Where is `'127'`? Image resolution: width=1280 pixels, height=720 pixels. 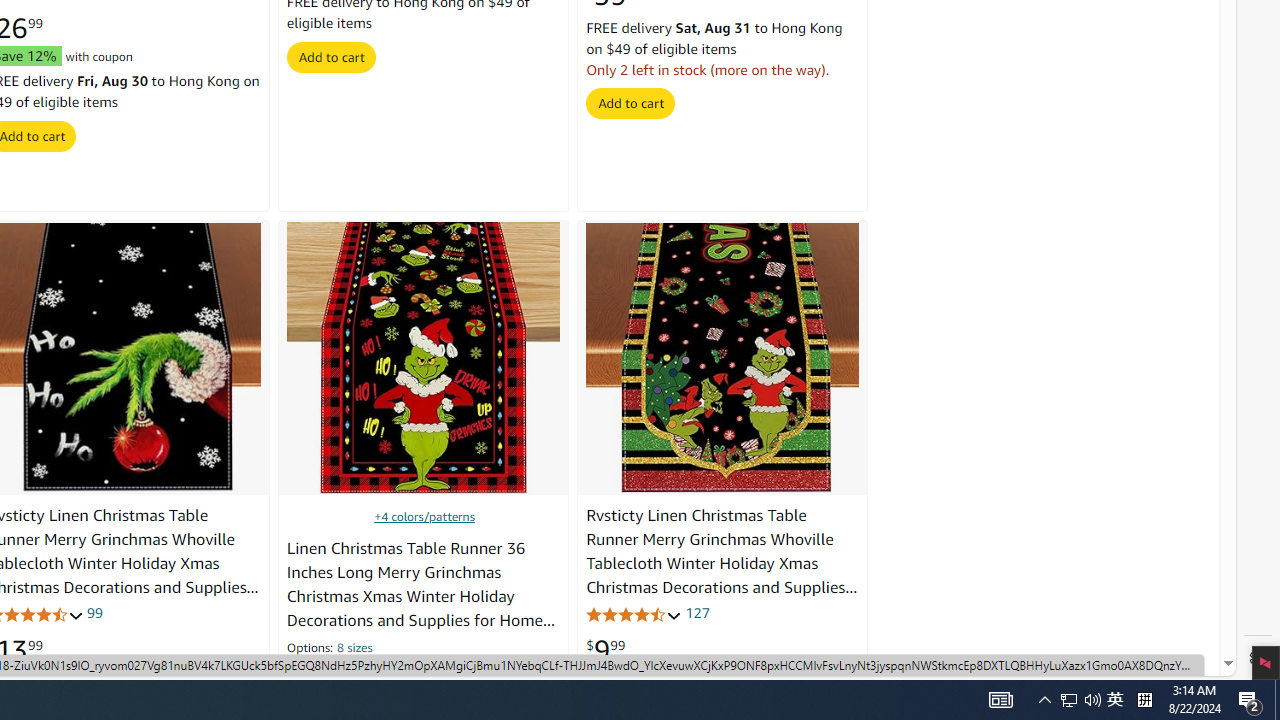
'127' is located at coordinates (697, 611).